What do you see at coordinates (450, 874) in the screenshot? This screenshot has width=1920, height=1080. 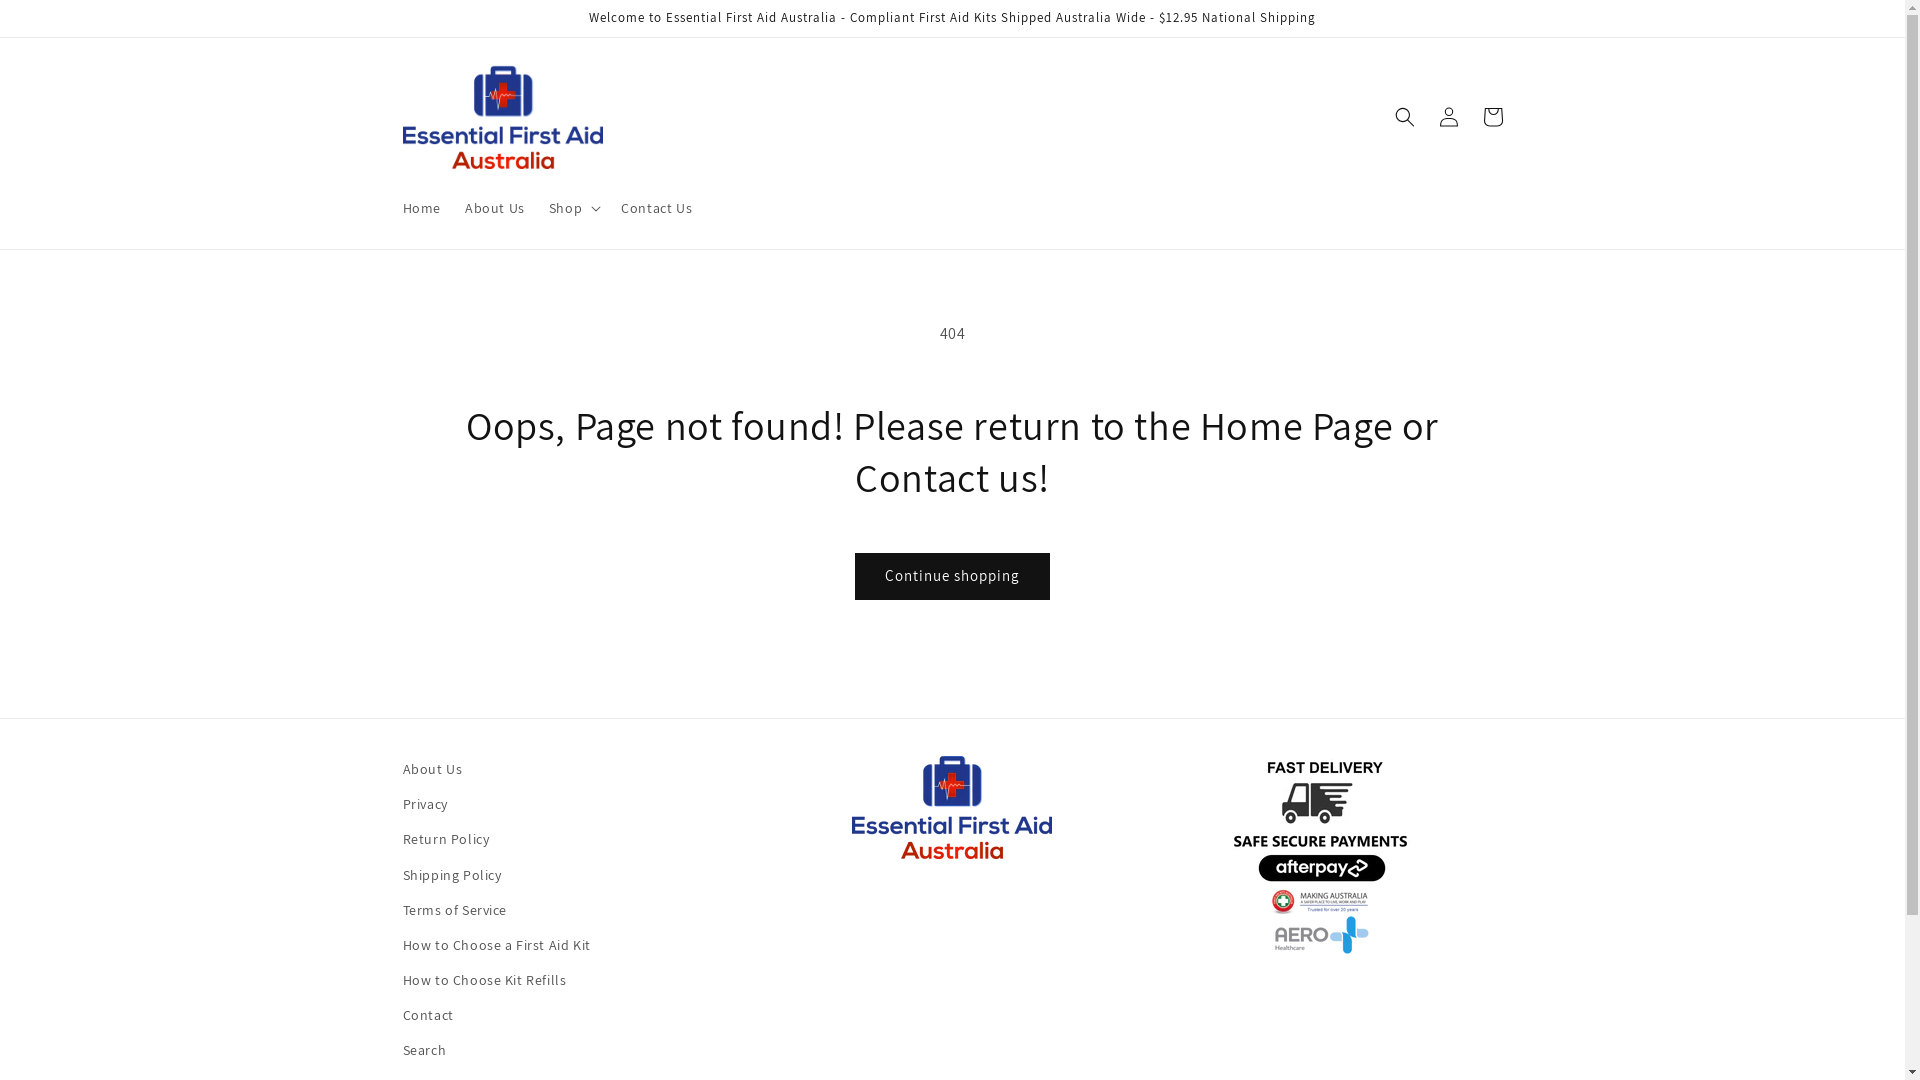 I see `'Shipping Policy'` at bounding box center [450, 874].